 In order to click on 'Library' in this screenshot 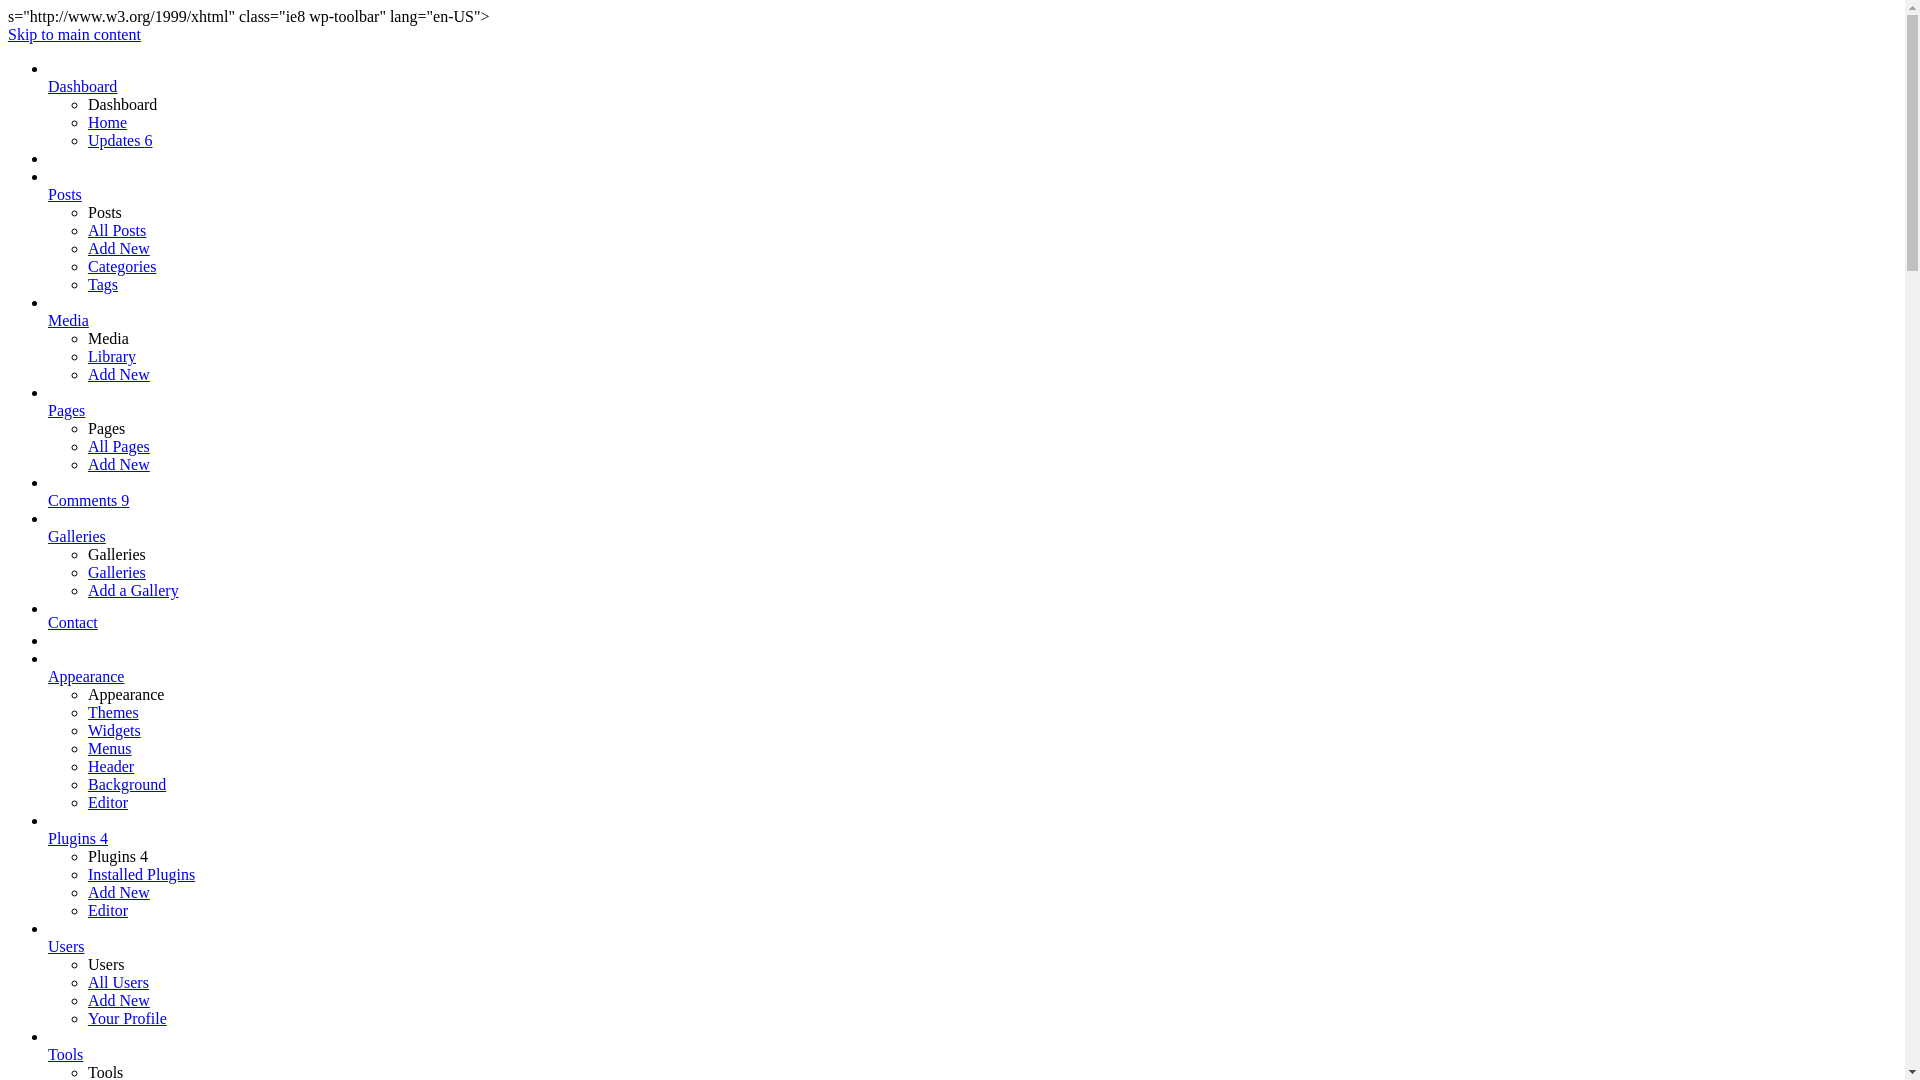, I will do `click(86, 355)`.